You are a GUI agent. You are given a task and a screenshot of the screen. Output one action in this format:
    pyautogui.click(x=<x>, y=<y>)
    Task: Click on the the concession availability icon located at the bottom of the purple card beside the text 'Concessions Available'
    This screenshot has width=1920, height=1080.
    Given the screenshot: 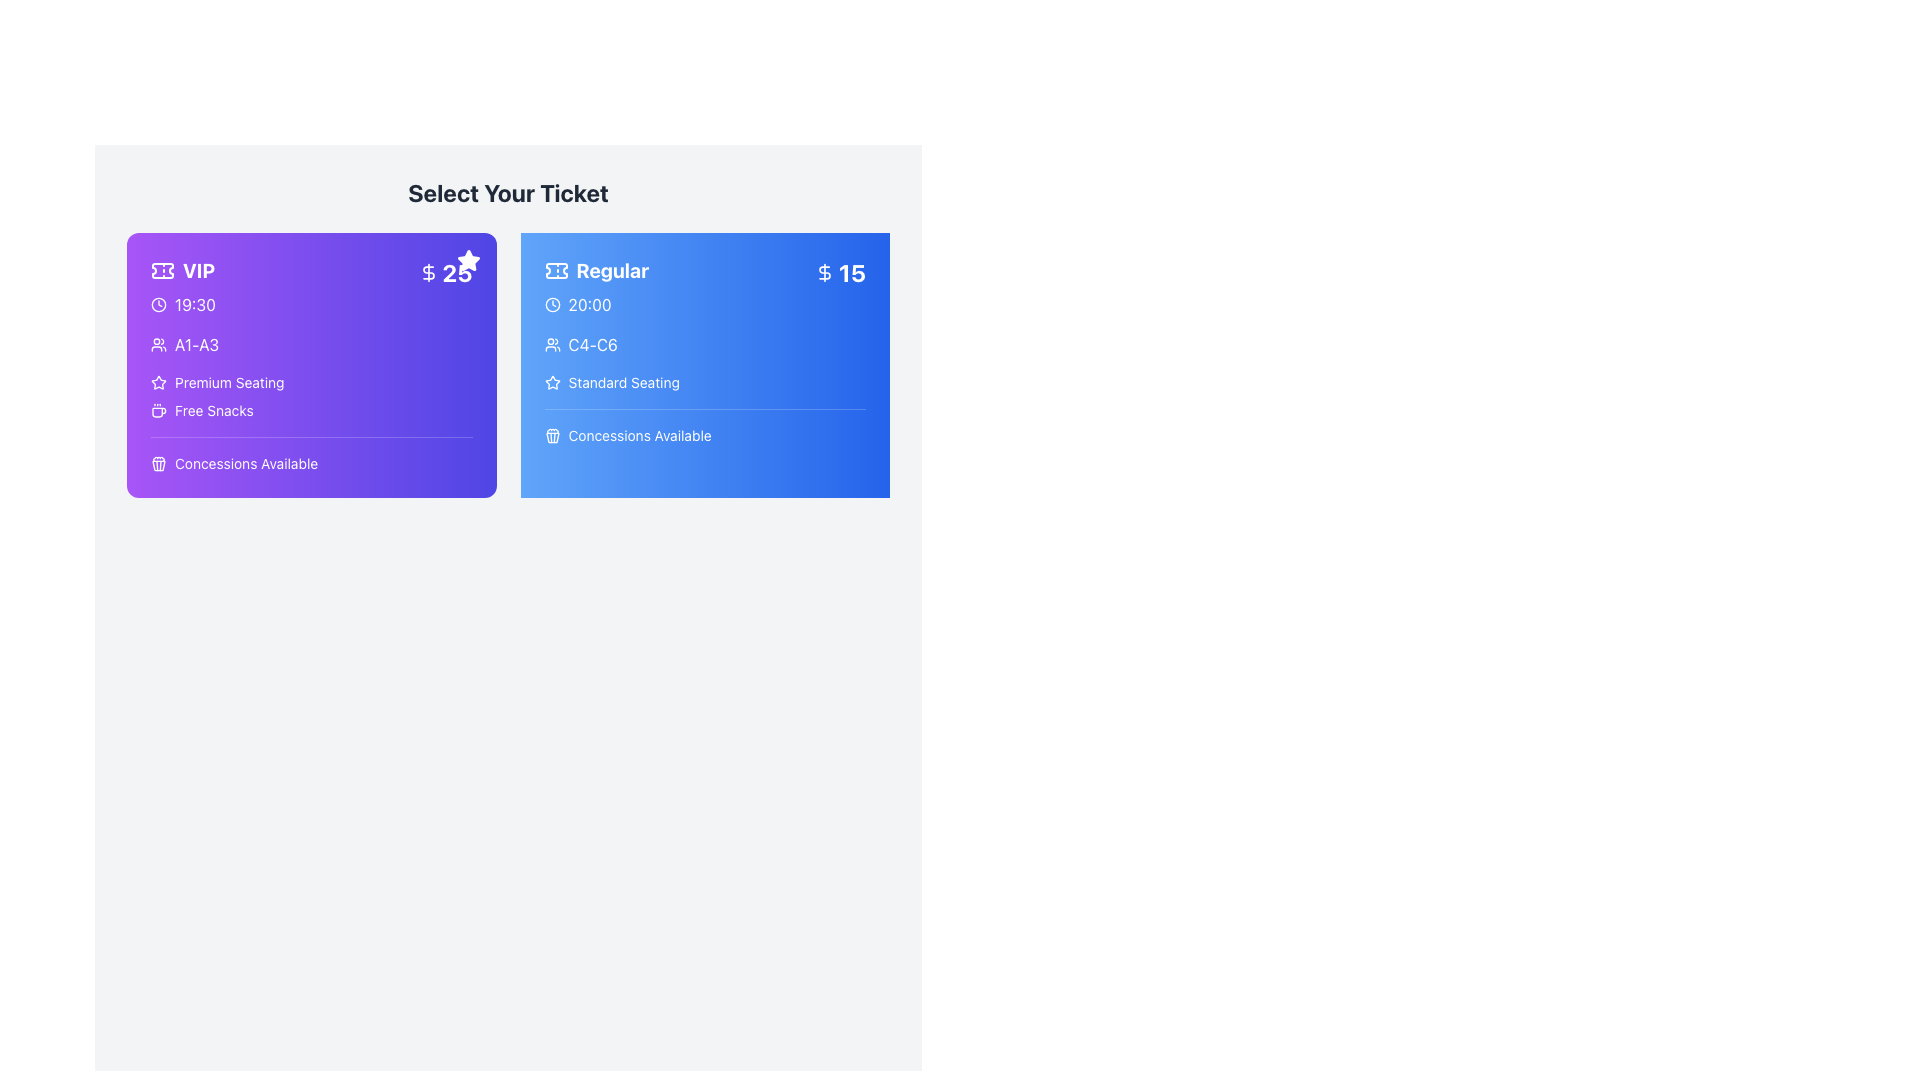 What is the action you would take?
    pyautogui.click(x=157, y=463)
    